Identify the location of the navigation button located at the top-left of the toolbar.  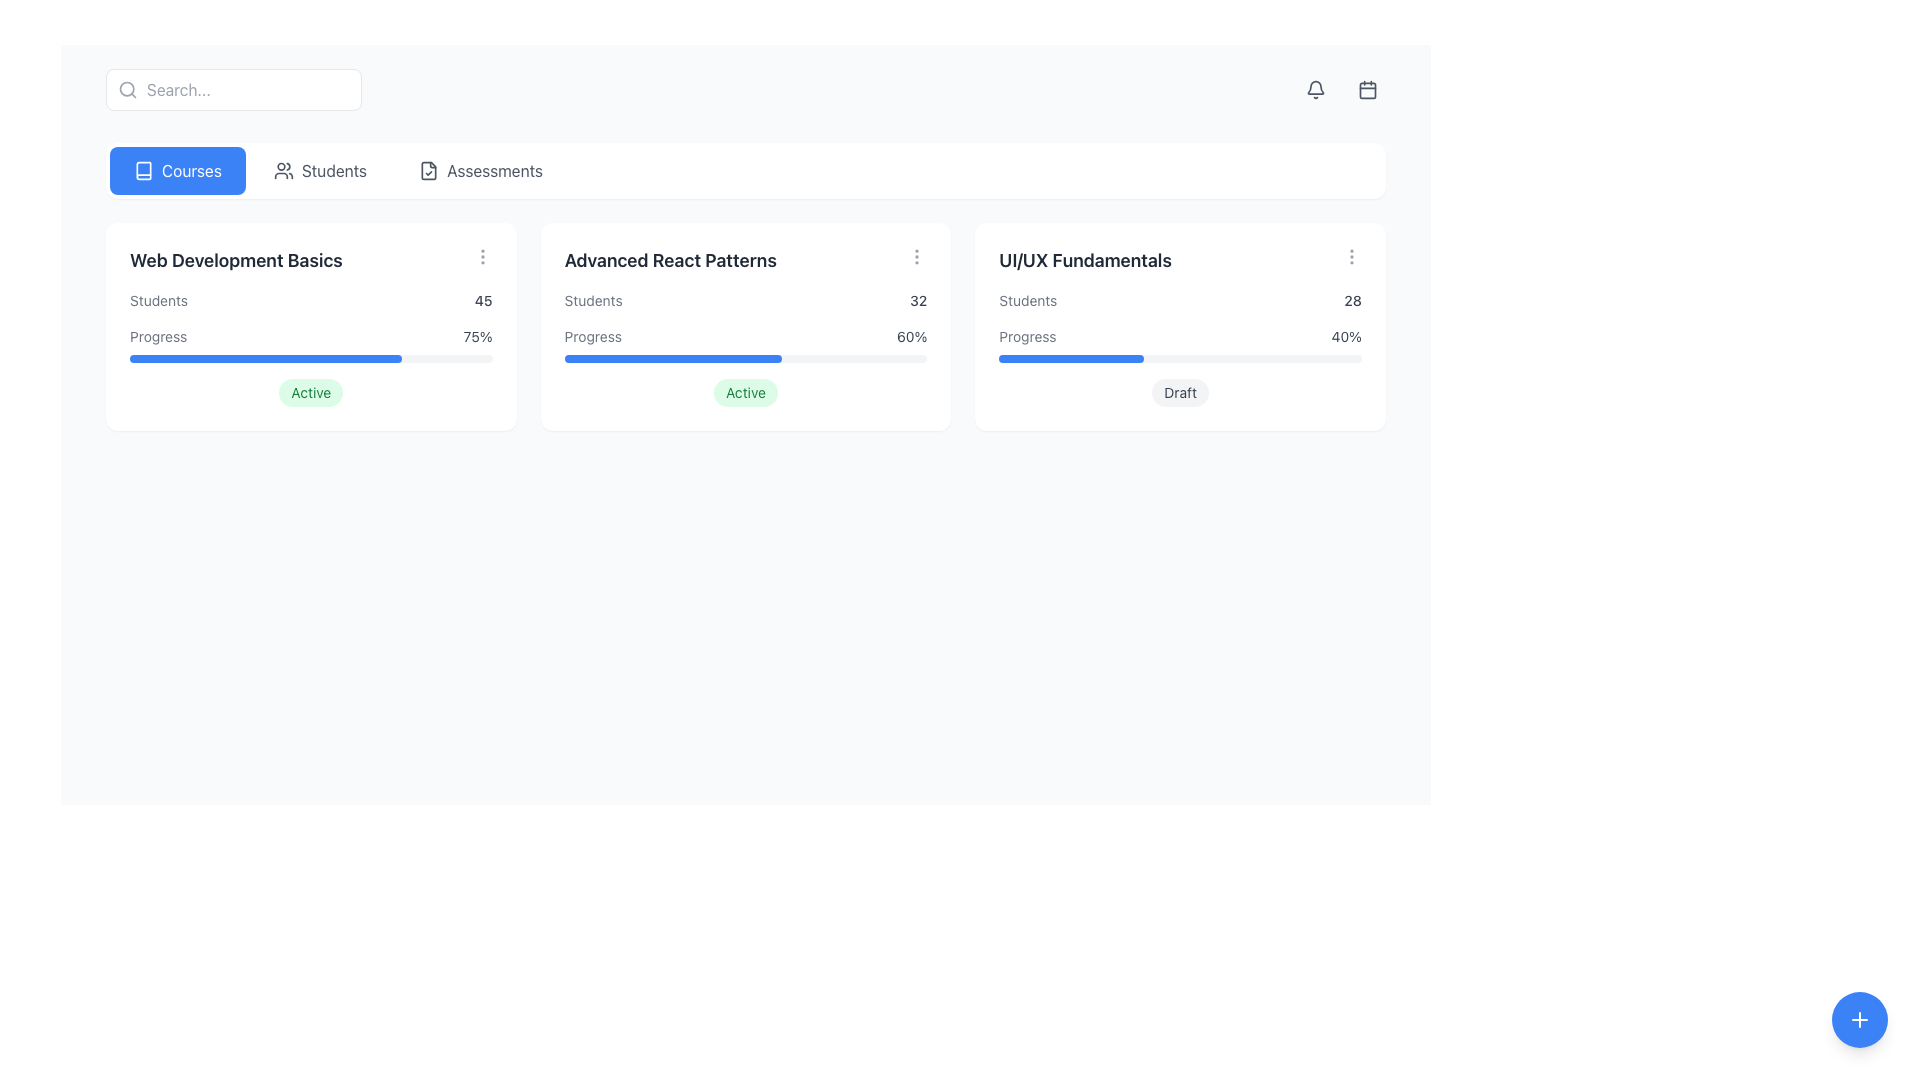
(177, 169).